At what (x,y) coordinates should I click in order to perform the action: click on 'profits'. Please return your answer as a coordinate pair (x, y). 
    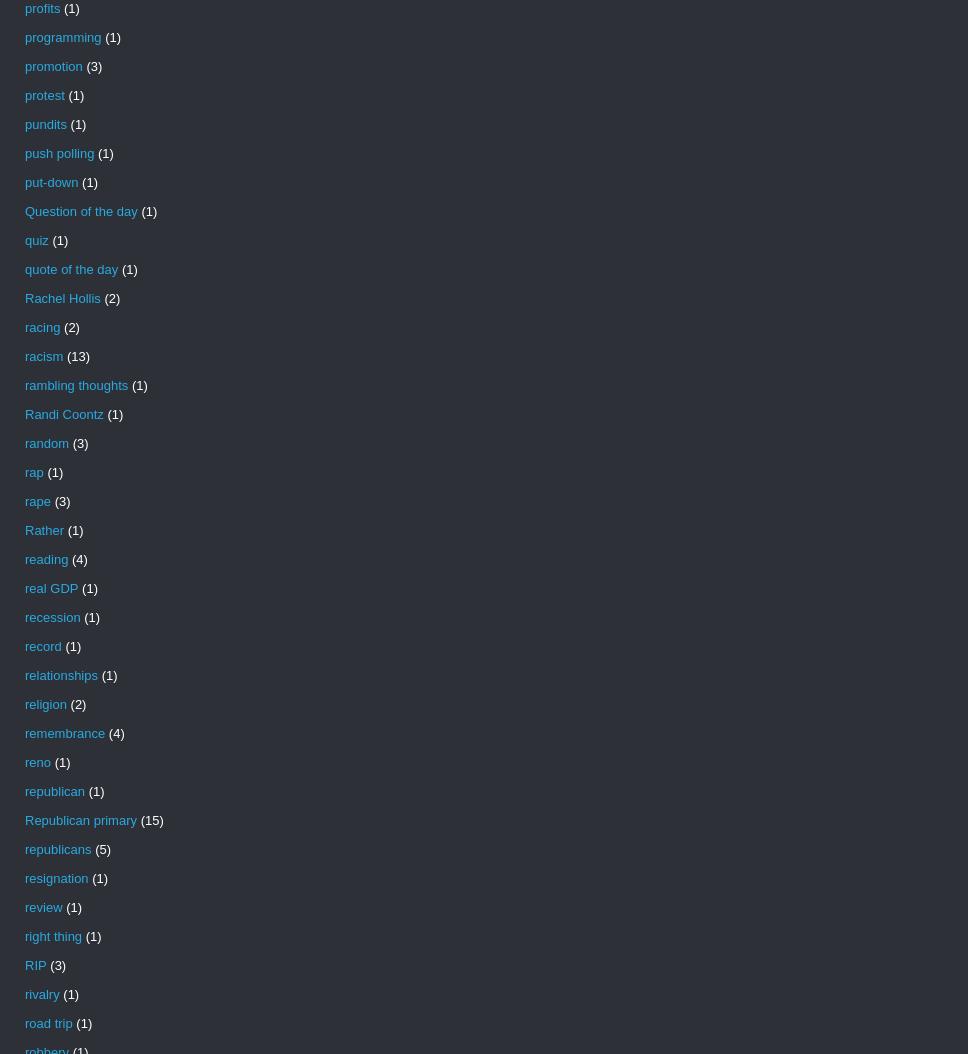
    Looking at the image, I should click on (24, 8).